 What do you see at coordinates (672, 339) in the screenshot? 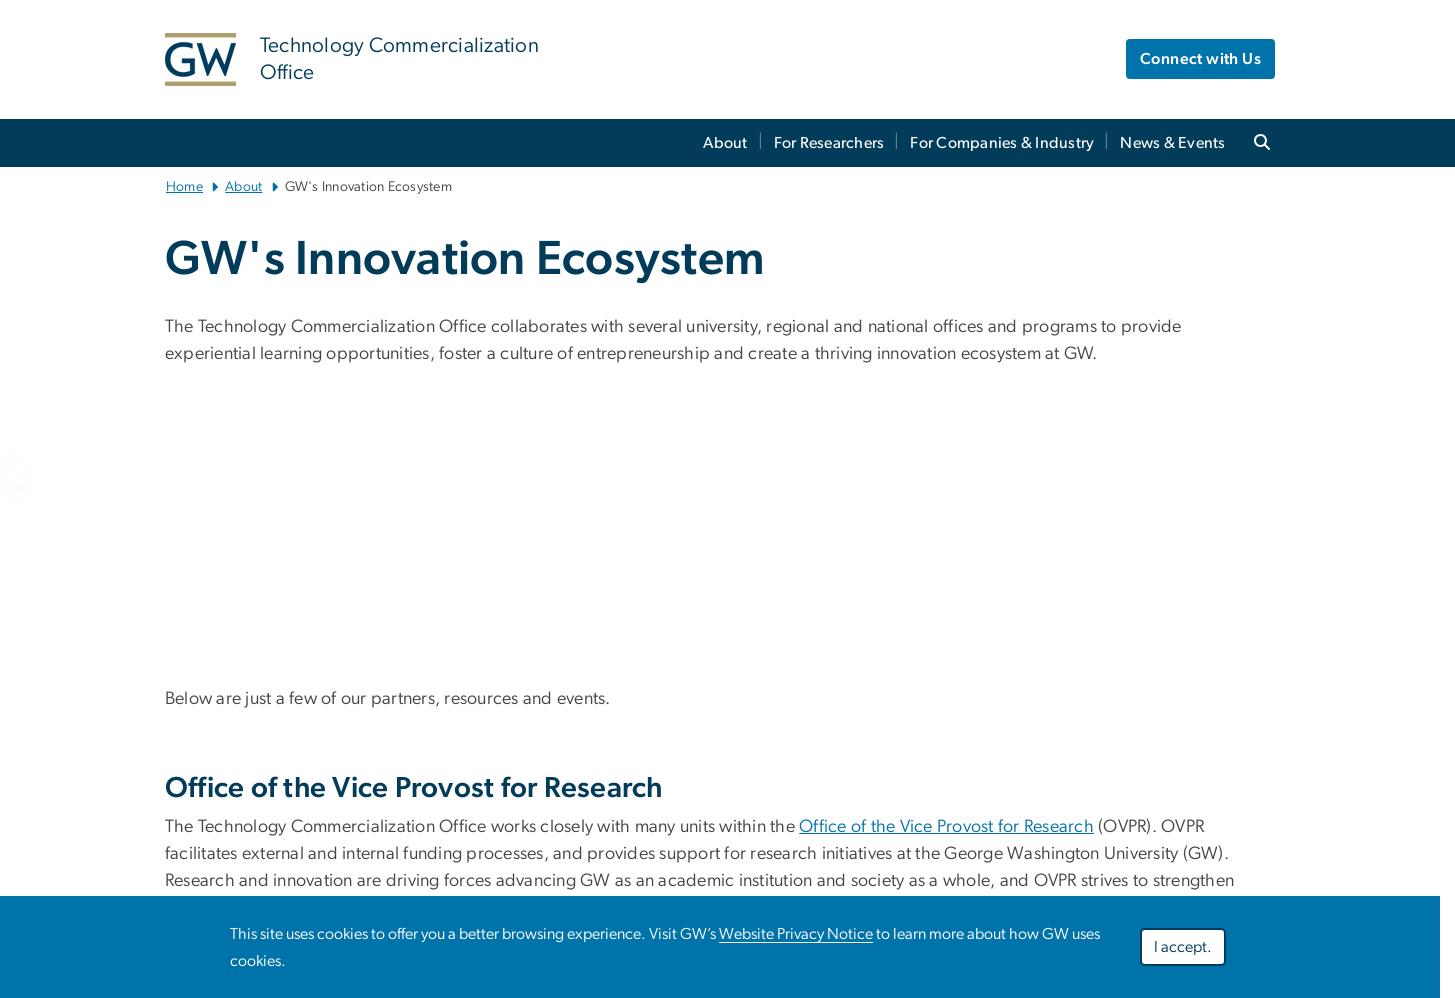
I see `'The Technology Commercialization Office collaborates with several university, regional and national offices and programs to provide experiential learning opportunities, foster a culture of entrepreneurship and create a thriving innovation ecosystem at GW.'` at bounding box center [672, 339].